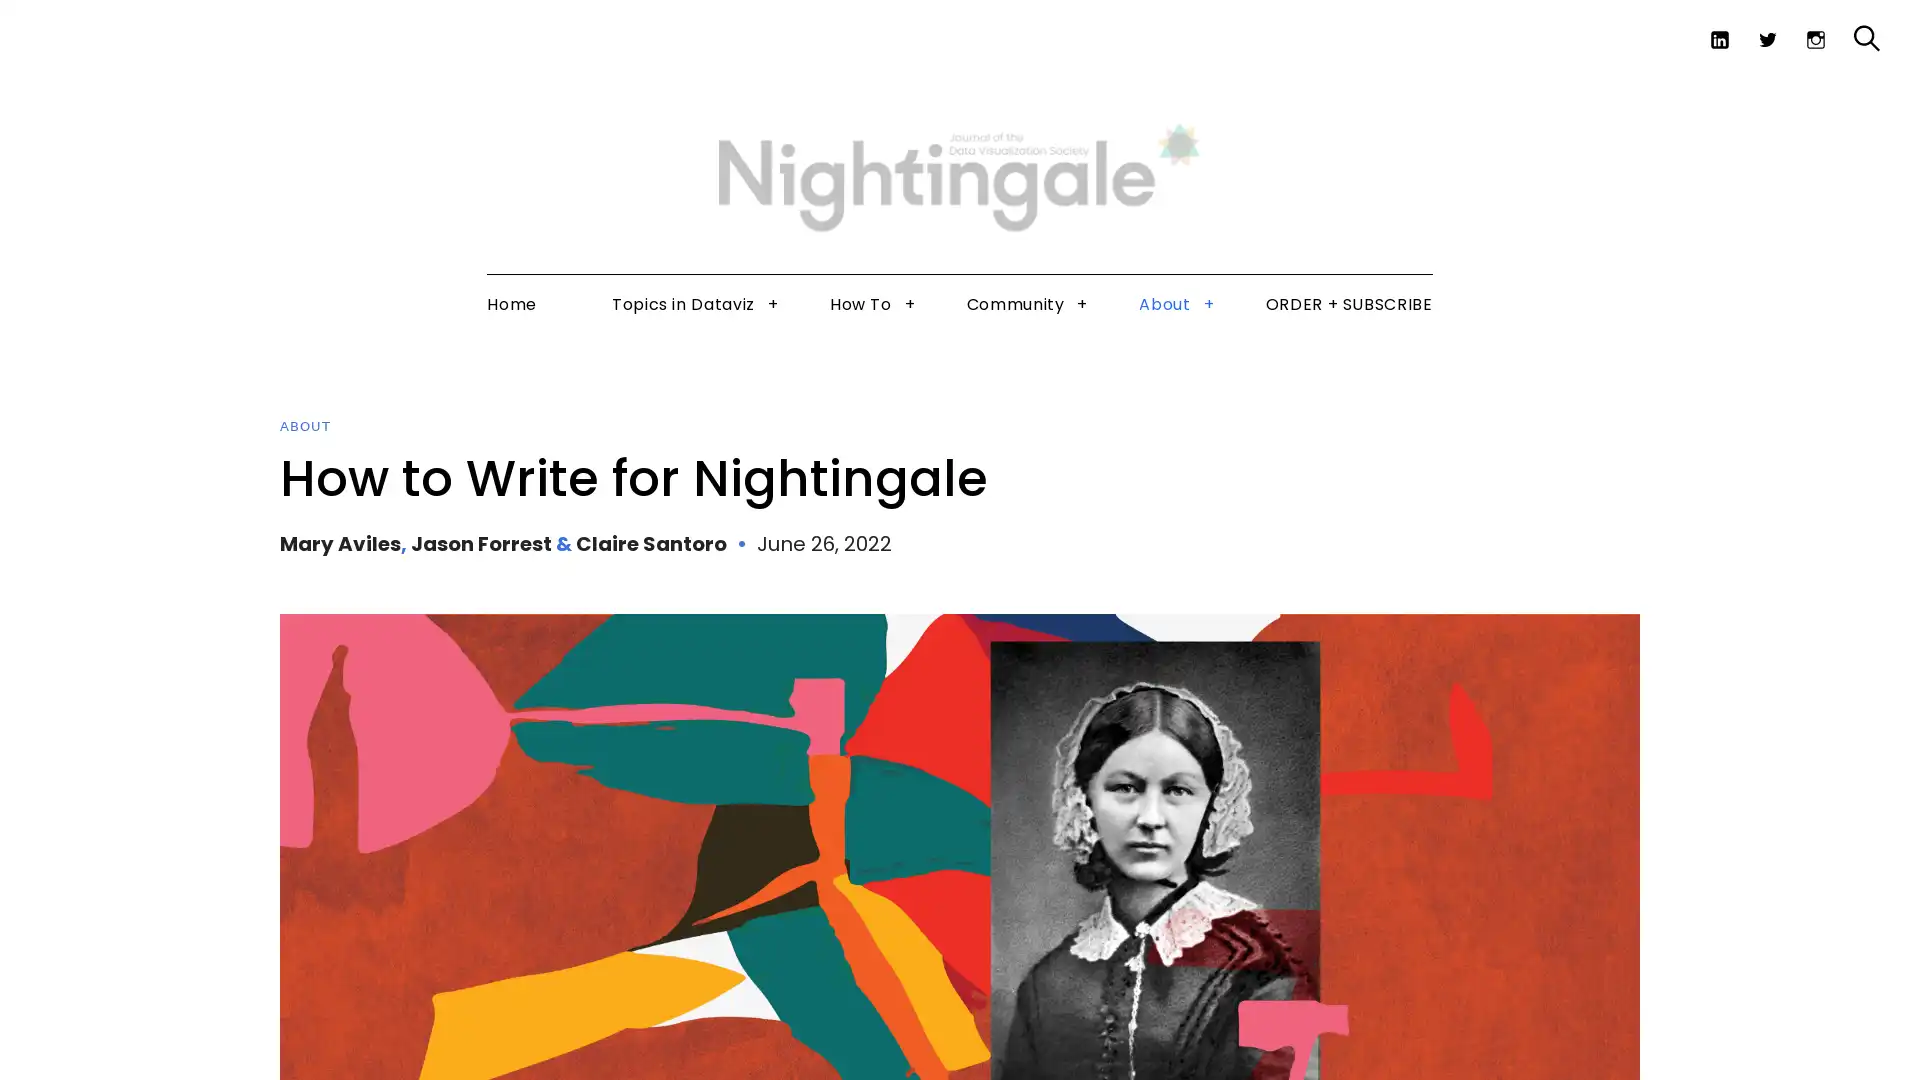 This screenshot has height=1080, width=1920. Describe the element at coordinates (56, 29) in the screenshot. I see `MENU` at that location.